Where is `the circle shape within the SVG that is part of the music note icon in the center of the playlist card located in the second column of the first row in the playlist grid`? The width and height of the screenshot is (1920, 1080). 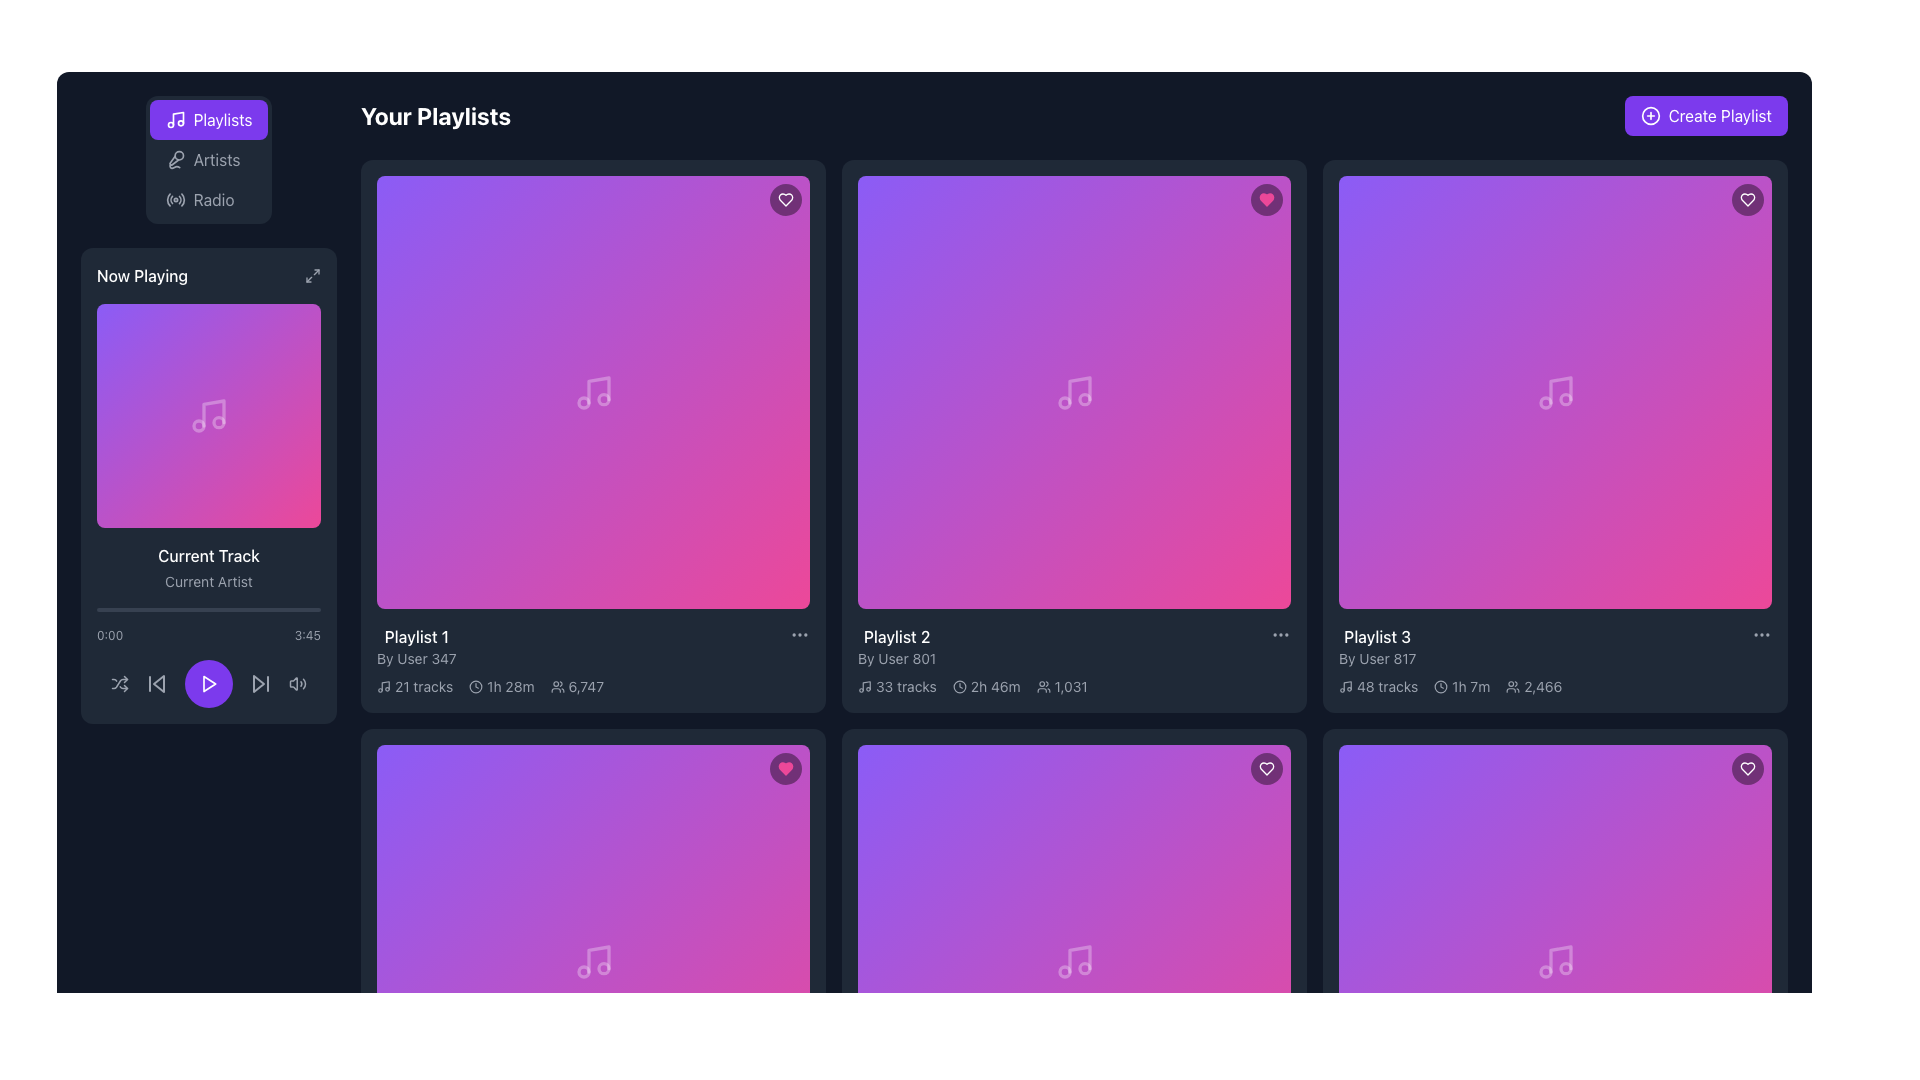 the circle shape within the SVG that is part of the music note icon in the center of the playlist card located in the second column of the first row in the playlist grid is located at coordinates (1083, 399).